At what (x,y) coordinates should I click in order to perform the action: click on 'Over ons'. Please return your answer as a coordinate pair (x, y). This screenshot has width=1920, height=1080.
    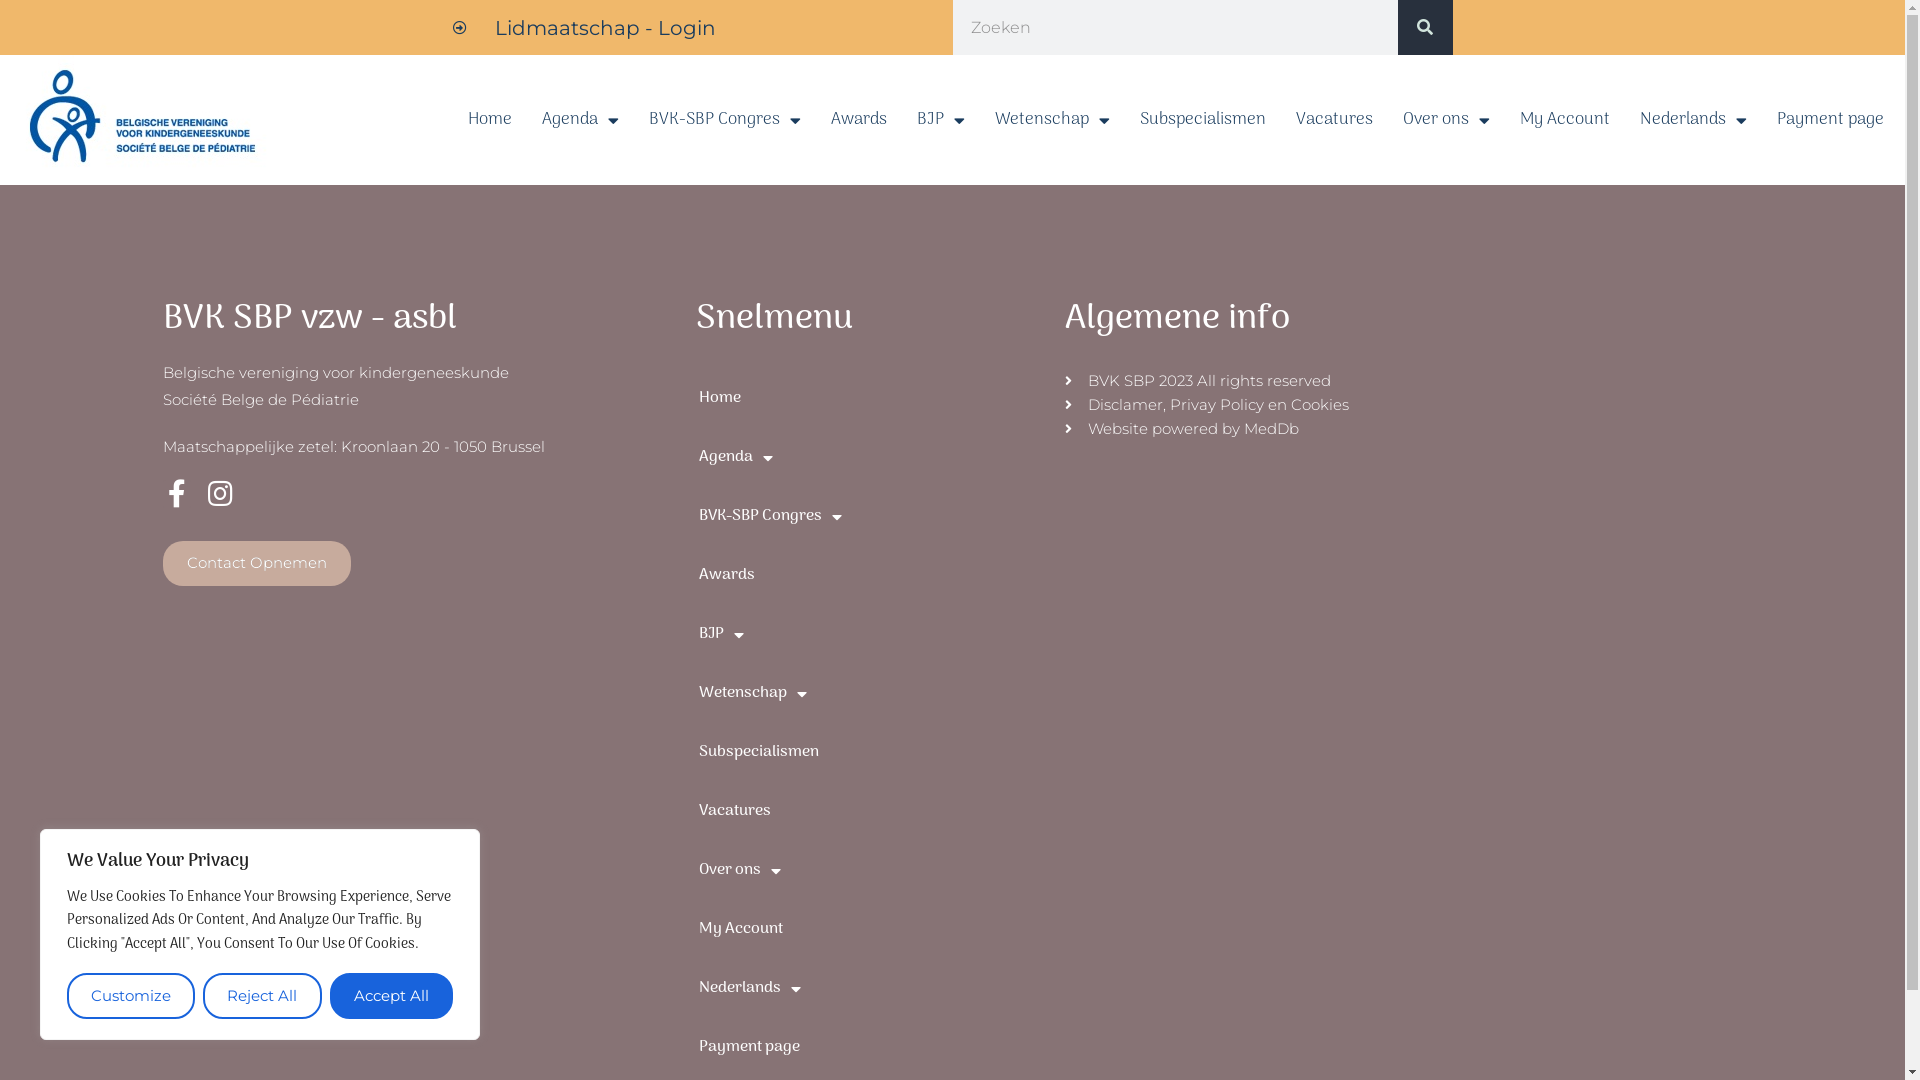
    Looking at the image, I should click on (696, 869).